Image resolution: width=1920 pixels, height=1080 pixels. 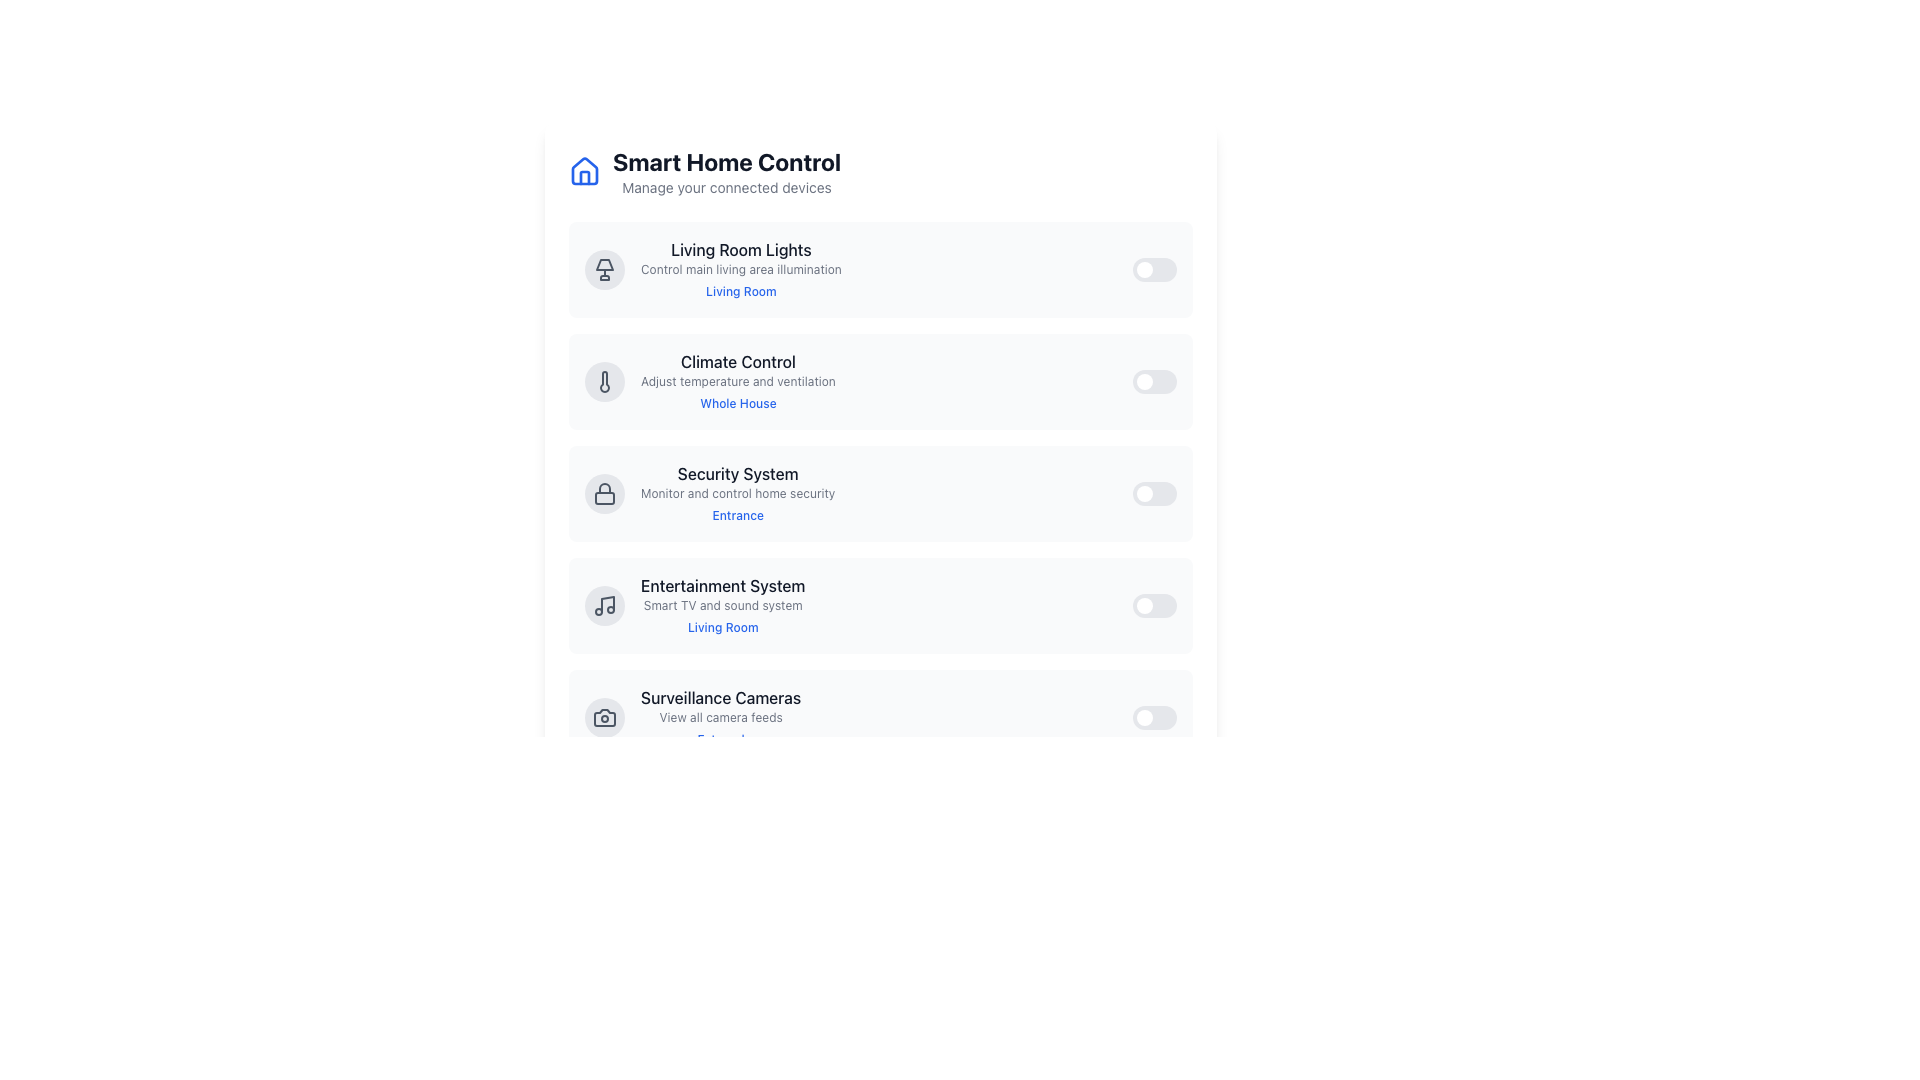 I want to click on the circular icon button with a gray background and a lock icon, located to the left of the 'Security System' text, so click(x=603, y=493).